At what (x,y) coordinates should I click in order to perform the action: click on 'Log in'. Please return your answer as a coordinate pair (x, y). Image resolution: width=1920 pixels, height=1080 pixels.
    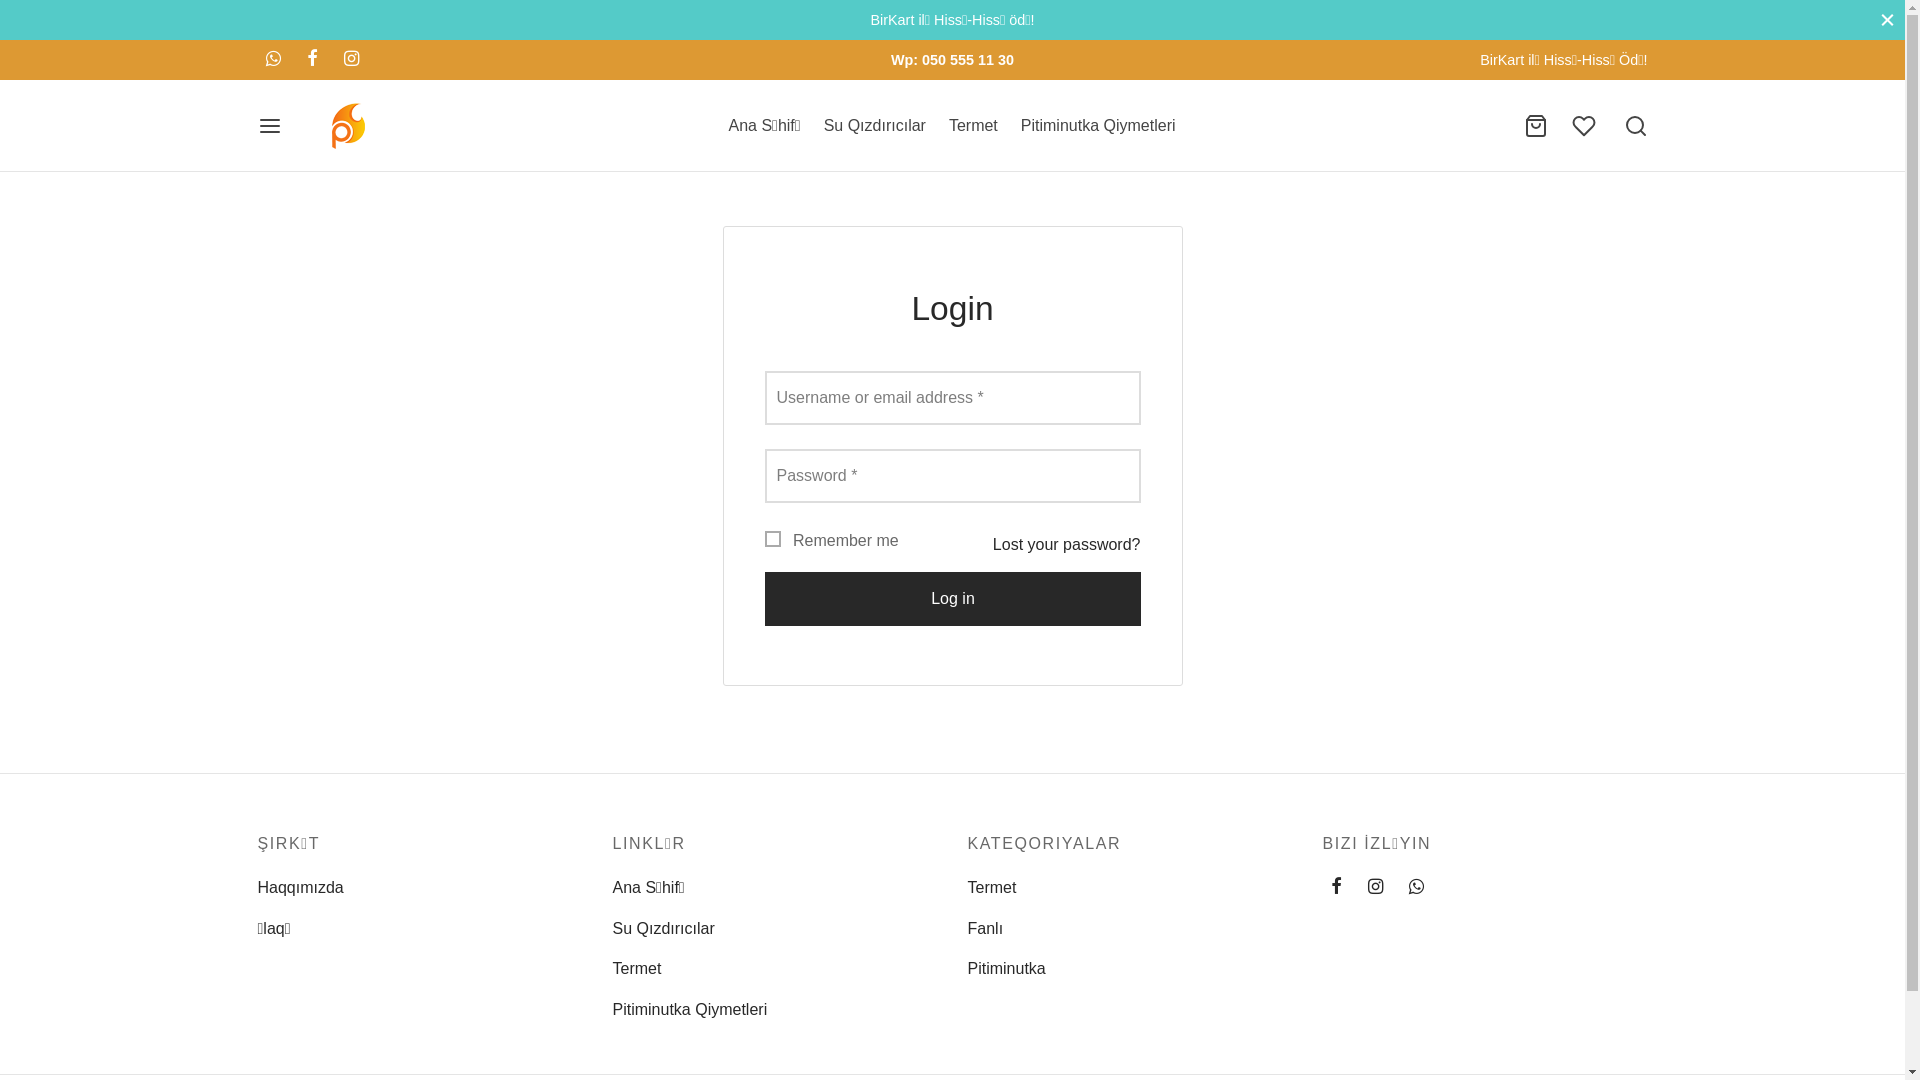
    Looking at the image, I should click on (950, 597).